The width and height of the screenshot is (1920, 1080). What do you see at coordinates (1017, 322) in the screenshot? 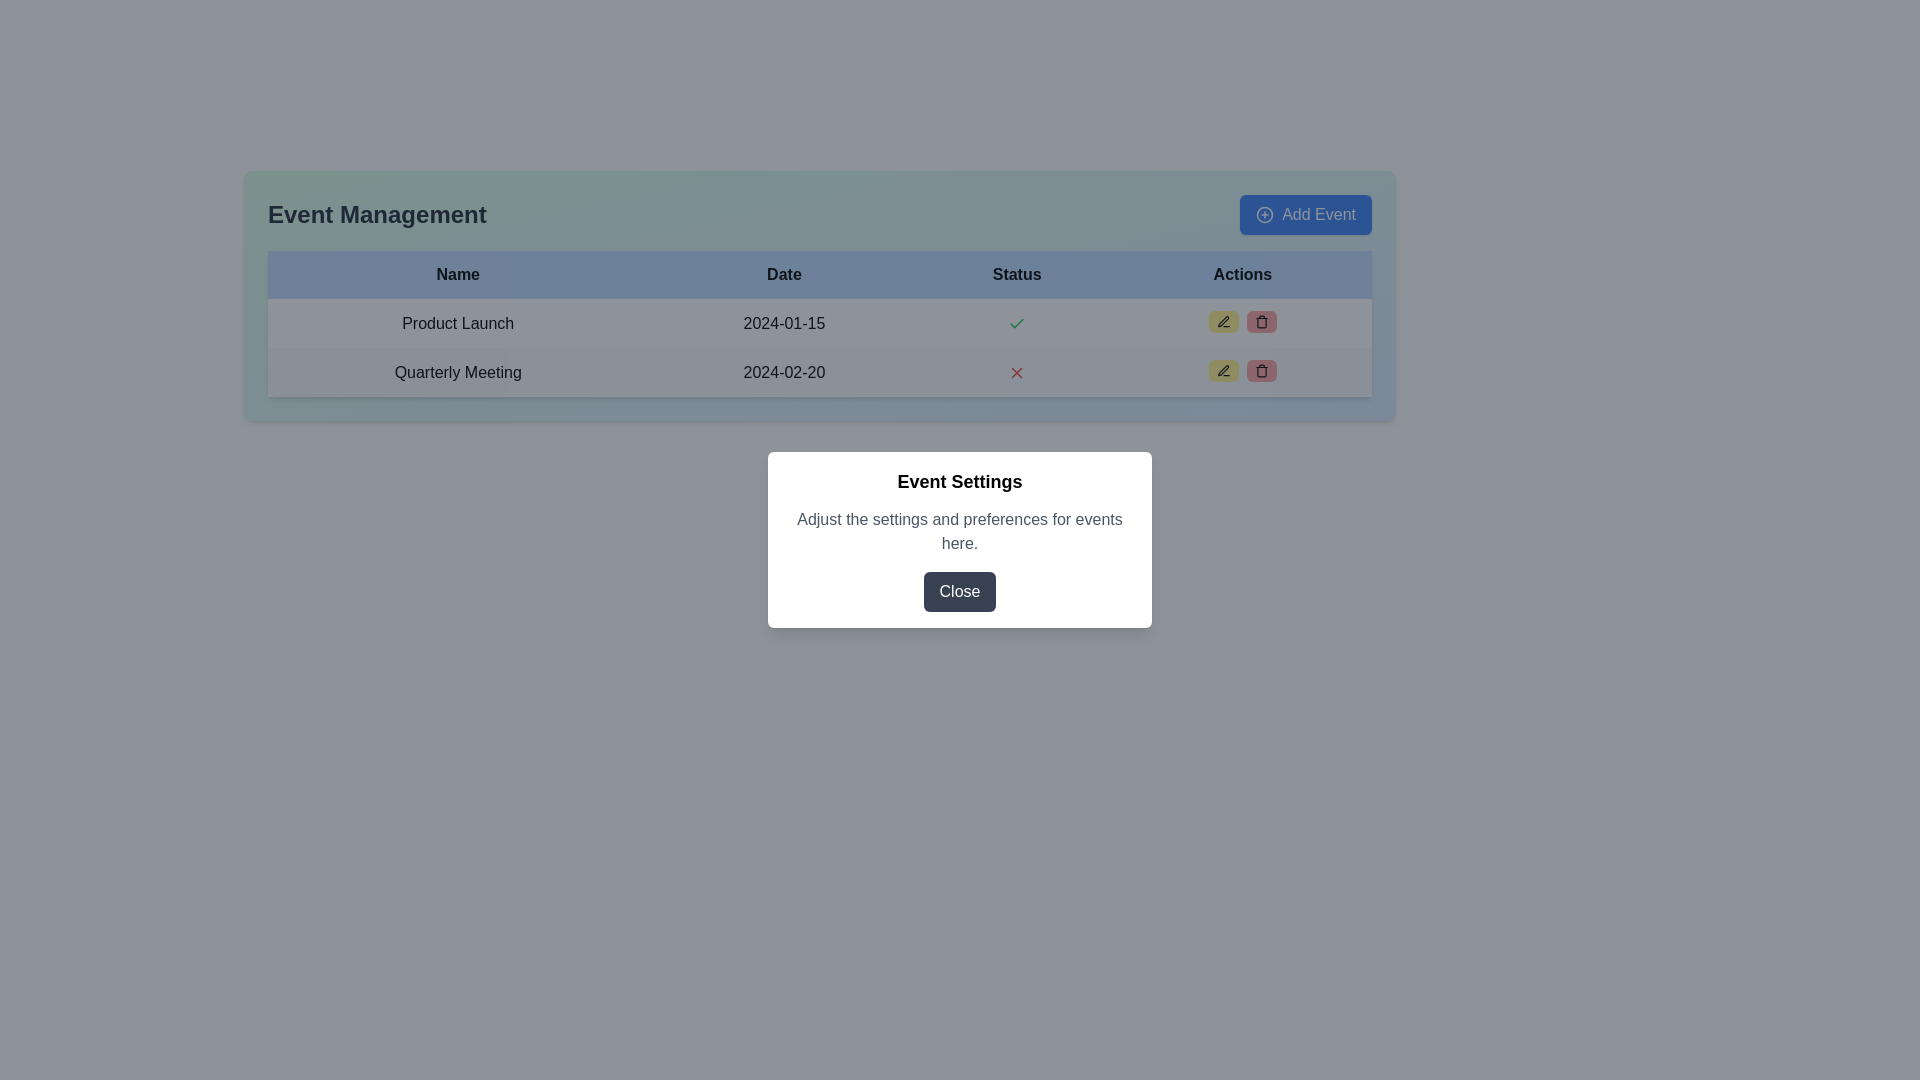
I see `the positive status icon located in the Event Management table under the 'Status' column for the first row, which corresponds to 'Product Launch'` at bounding box center [1017, 322].